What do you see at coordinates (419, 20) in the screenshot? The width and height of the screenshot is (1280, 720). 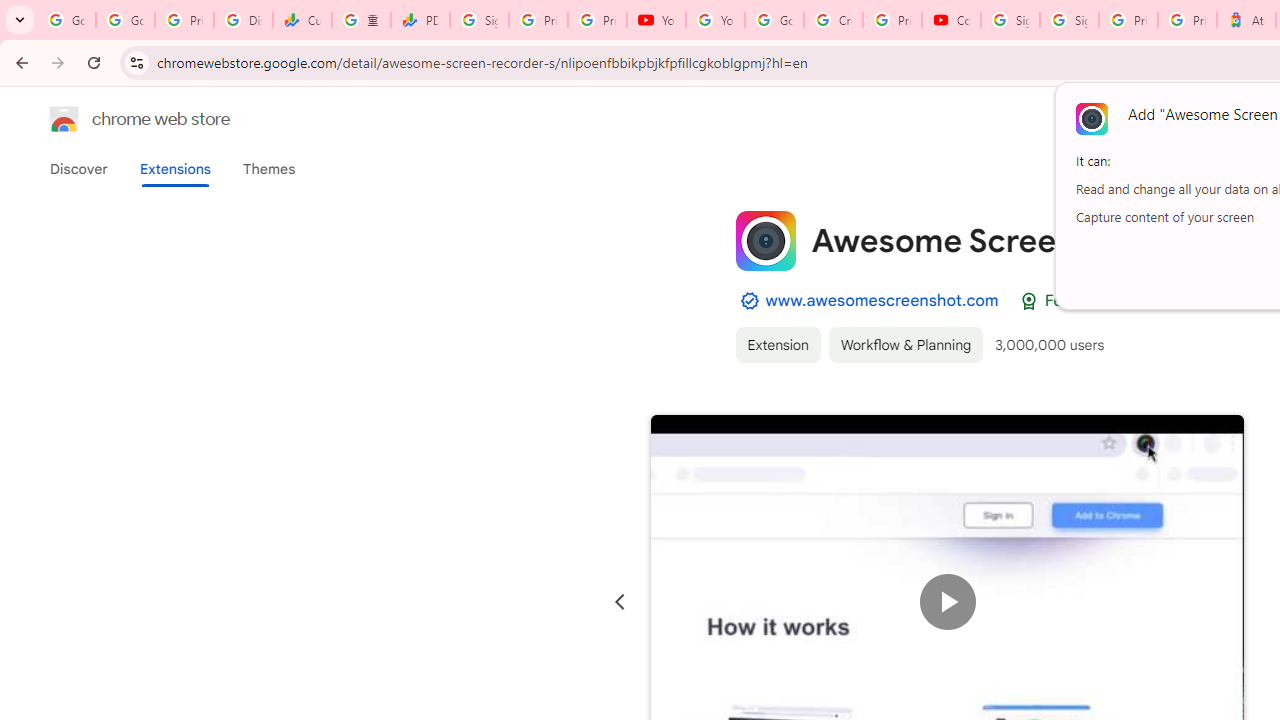 I see `'PDD Holdings Inc - ADR (PDD) Price & News - Google Finance'` at bounding box center [419, 20].